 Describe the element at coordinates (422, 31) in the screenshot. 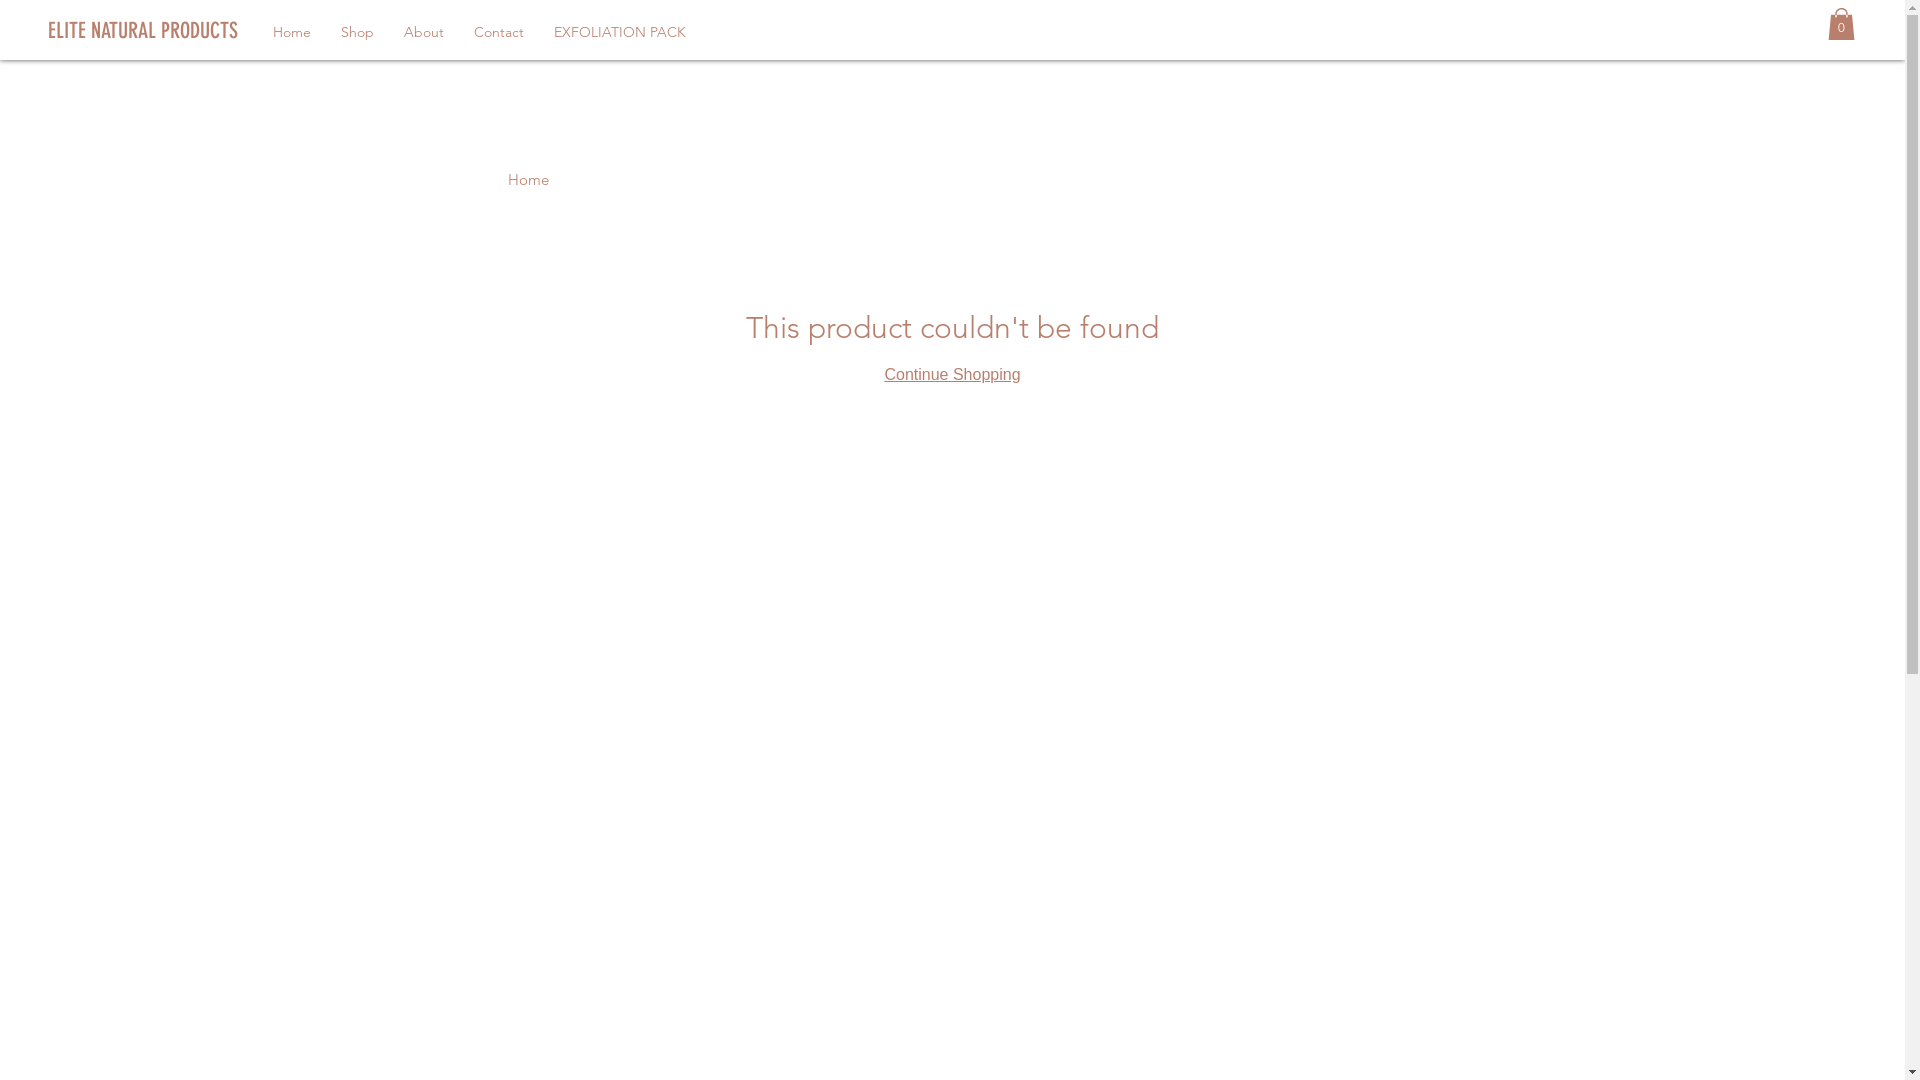

I see `'About'` at that location.